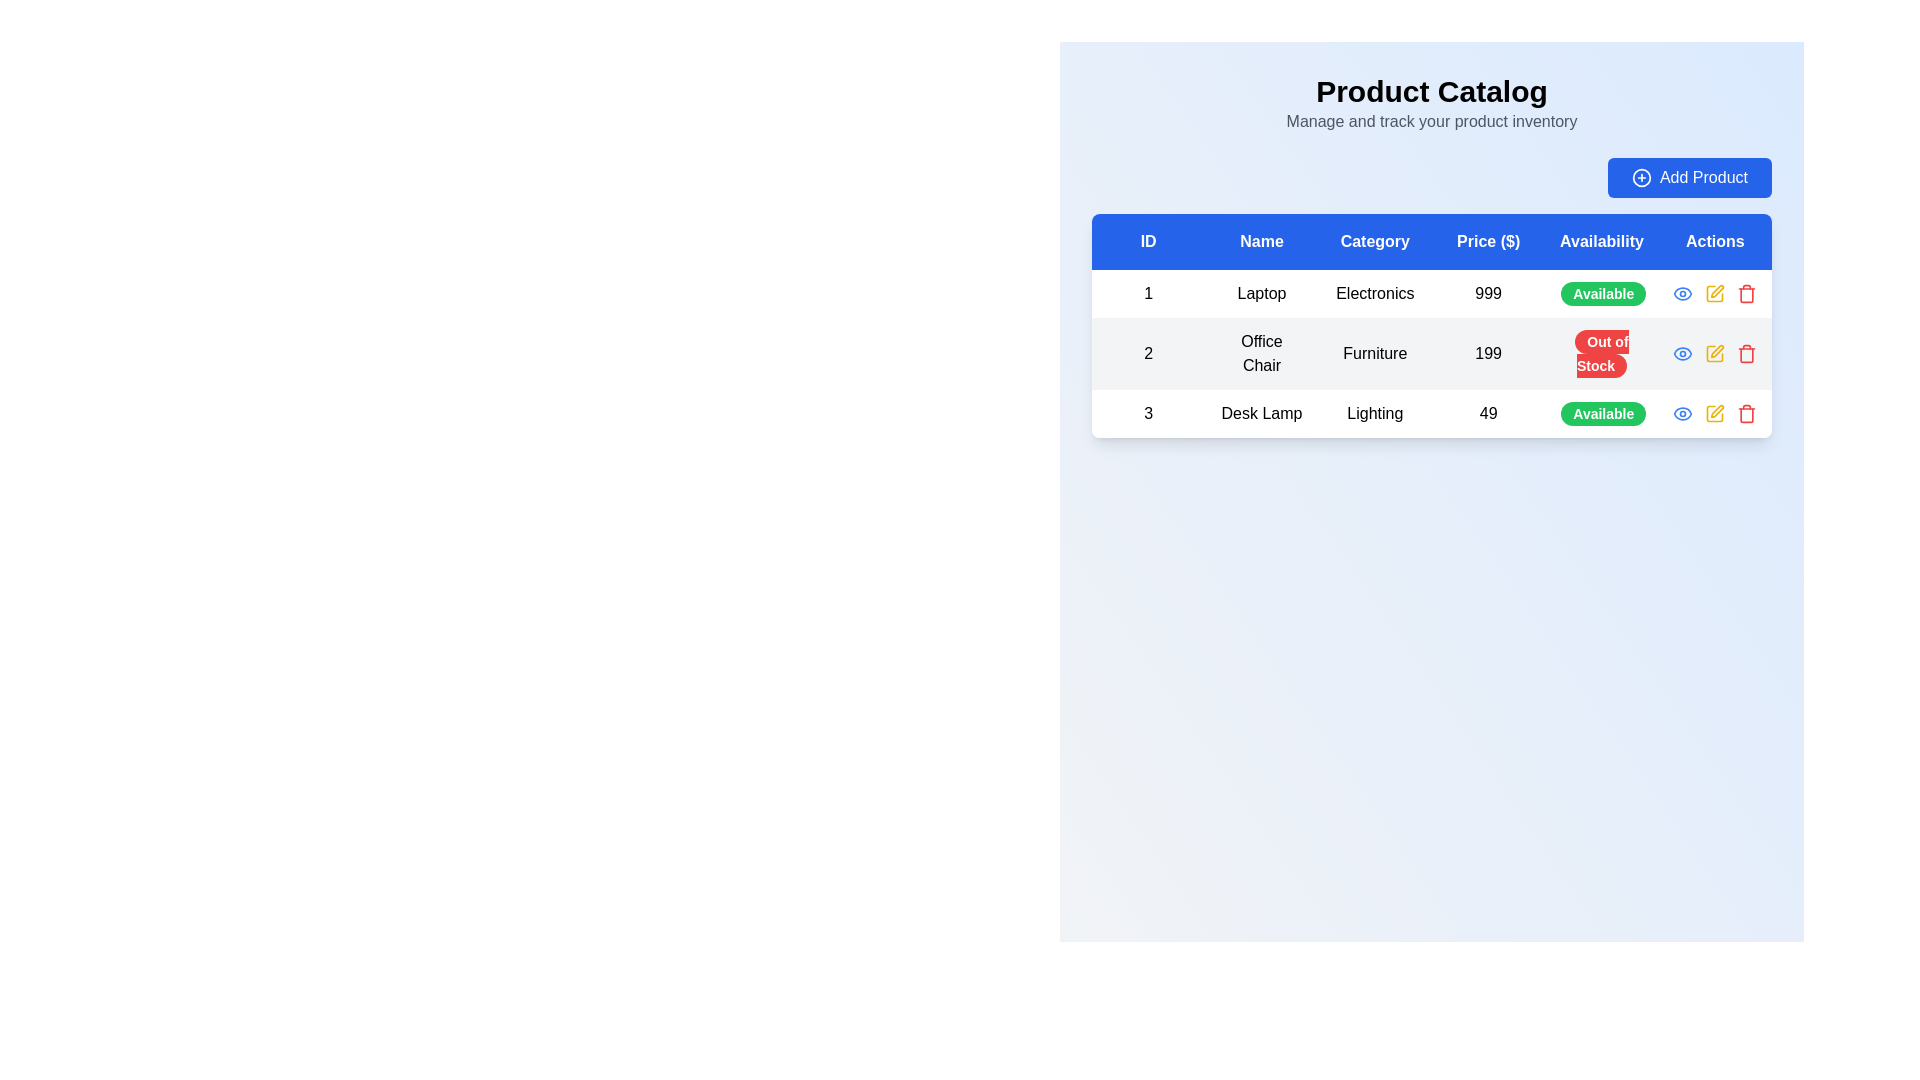 This screenshot has height=1080, width=1920. I want to click on the yellow pen icon button located in the 'Actions' column of the first data row ('Laptop'), so click(1714, 293).